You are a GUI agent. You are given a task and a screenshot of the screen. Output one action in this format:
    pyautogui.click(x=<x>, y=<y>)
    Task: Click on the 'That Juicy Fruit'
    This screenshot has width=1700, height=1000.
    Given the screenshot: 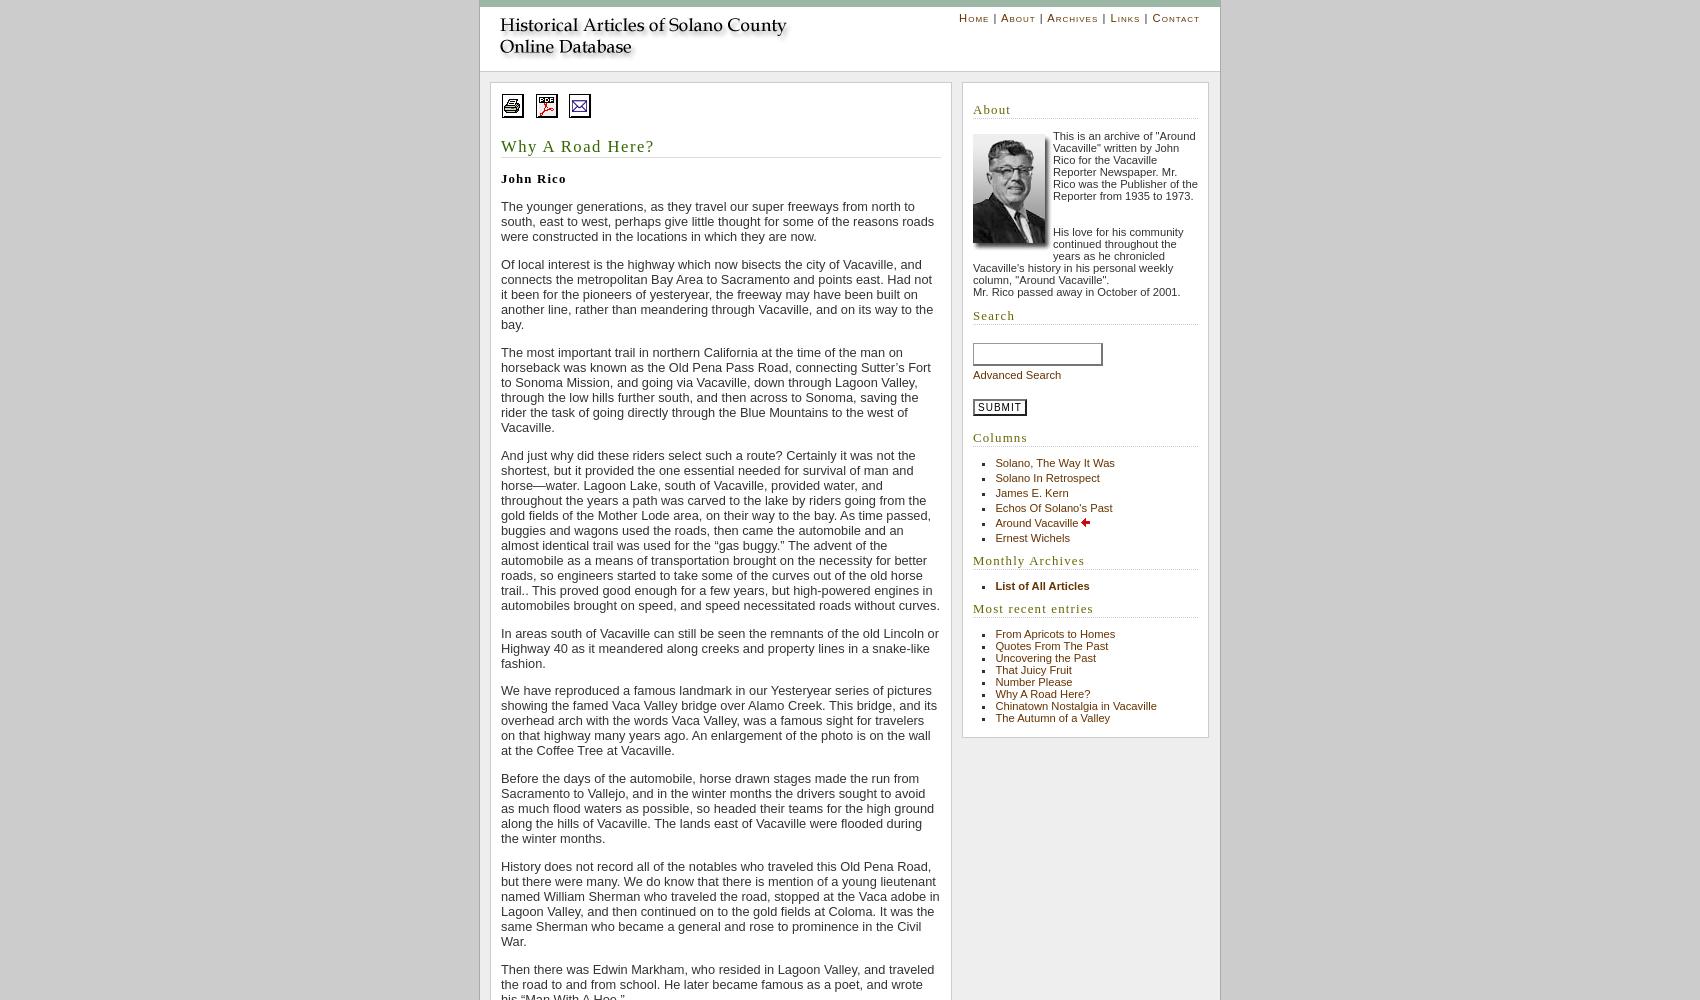 What is the action you would take?
    pyautogui.click(x=994, y=669)
    